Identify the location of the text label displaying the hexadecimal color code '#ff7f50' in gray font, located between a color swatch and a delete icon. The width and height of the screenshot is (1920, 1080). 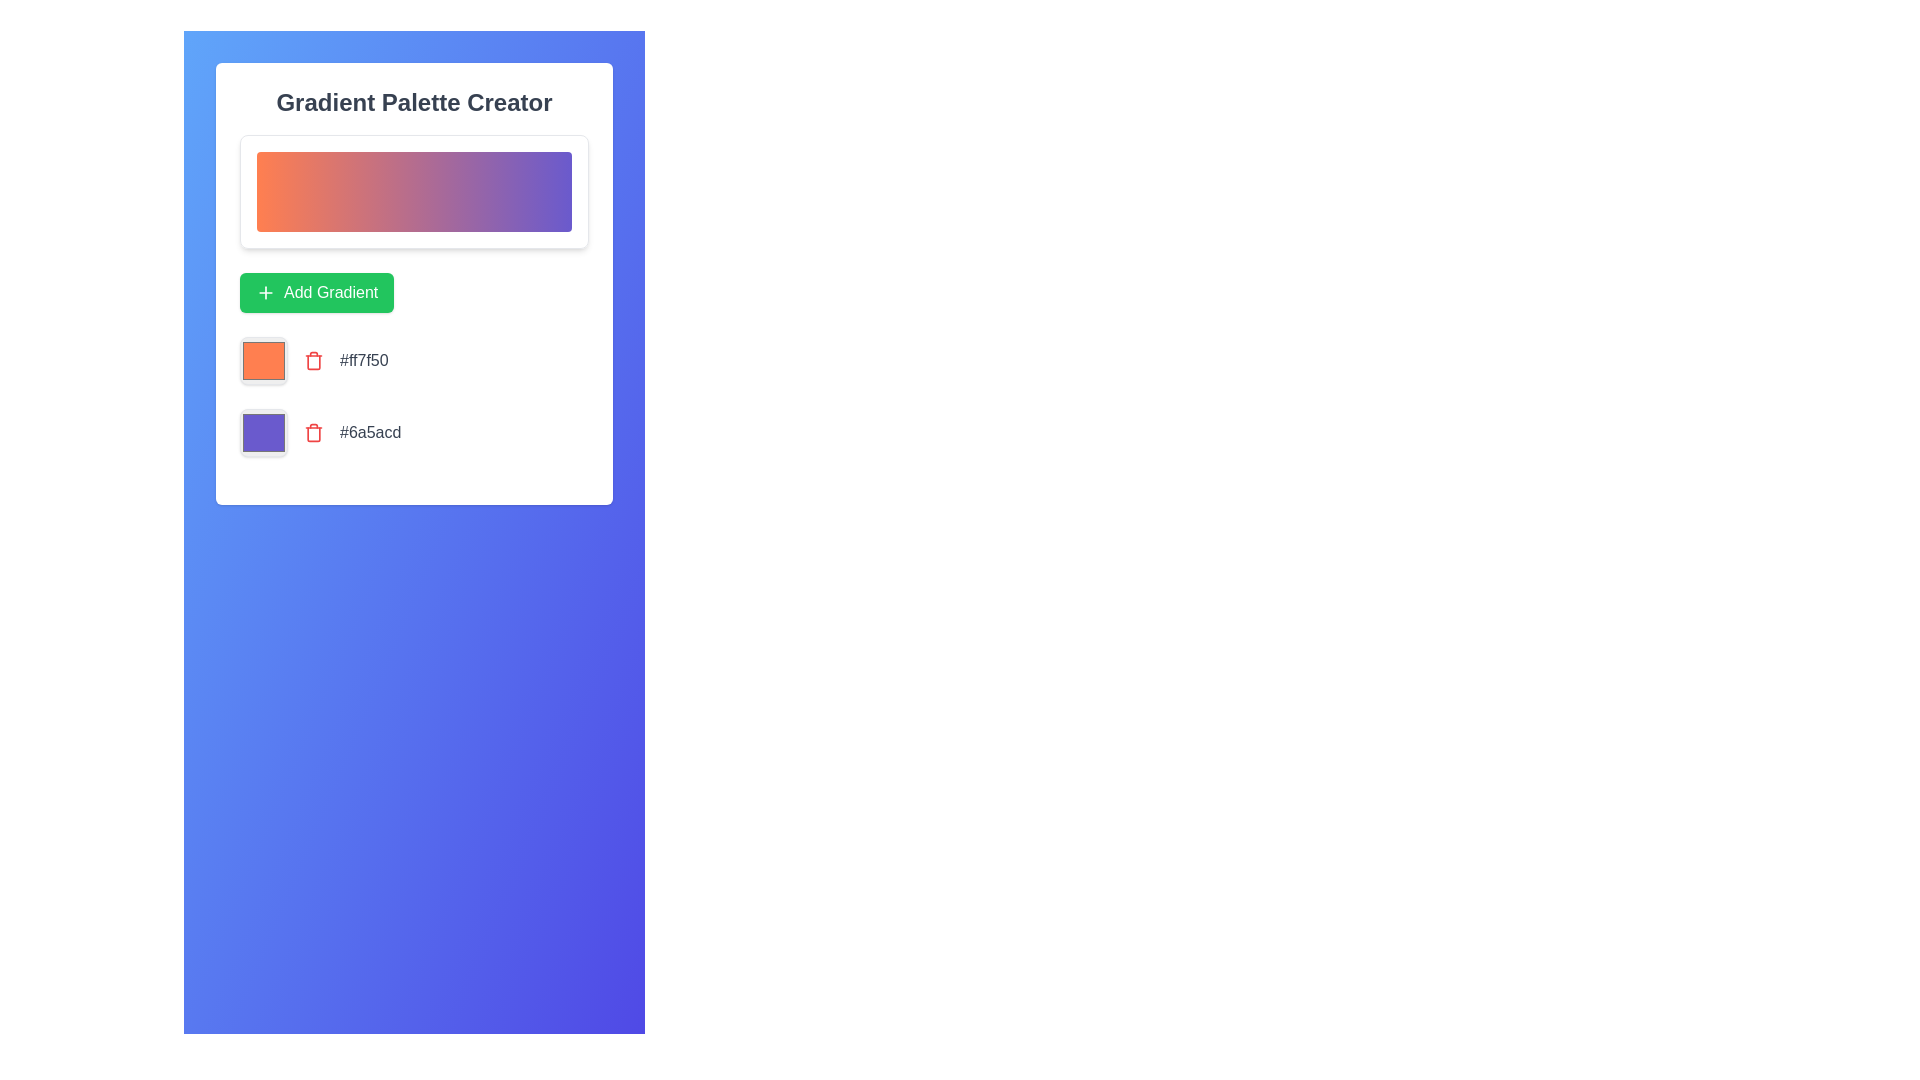
(364, 361).